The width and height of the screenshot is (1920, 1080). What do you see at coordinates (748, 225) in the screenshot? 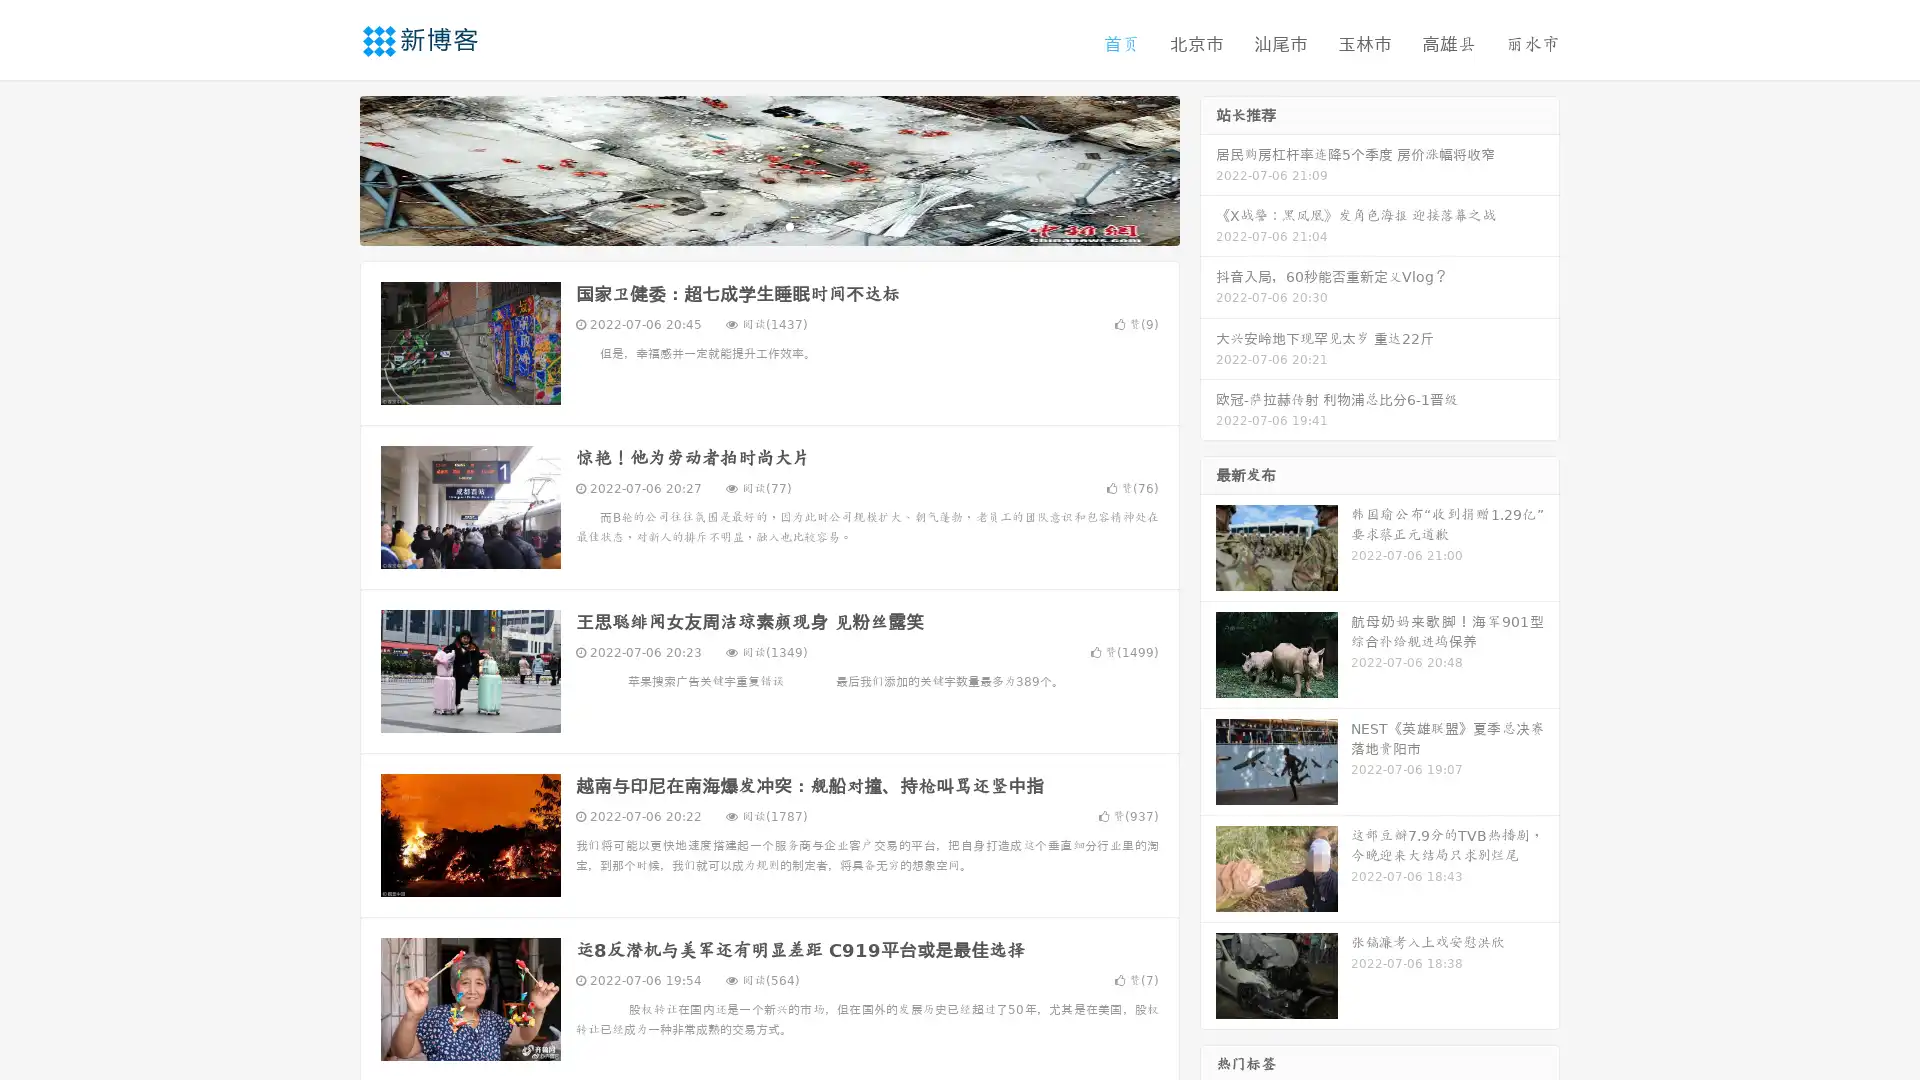
I see `Go to slide 1` at bounding box center [748, 225].